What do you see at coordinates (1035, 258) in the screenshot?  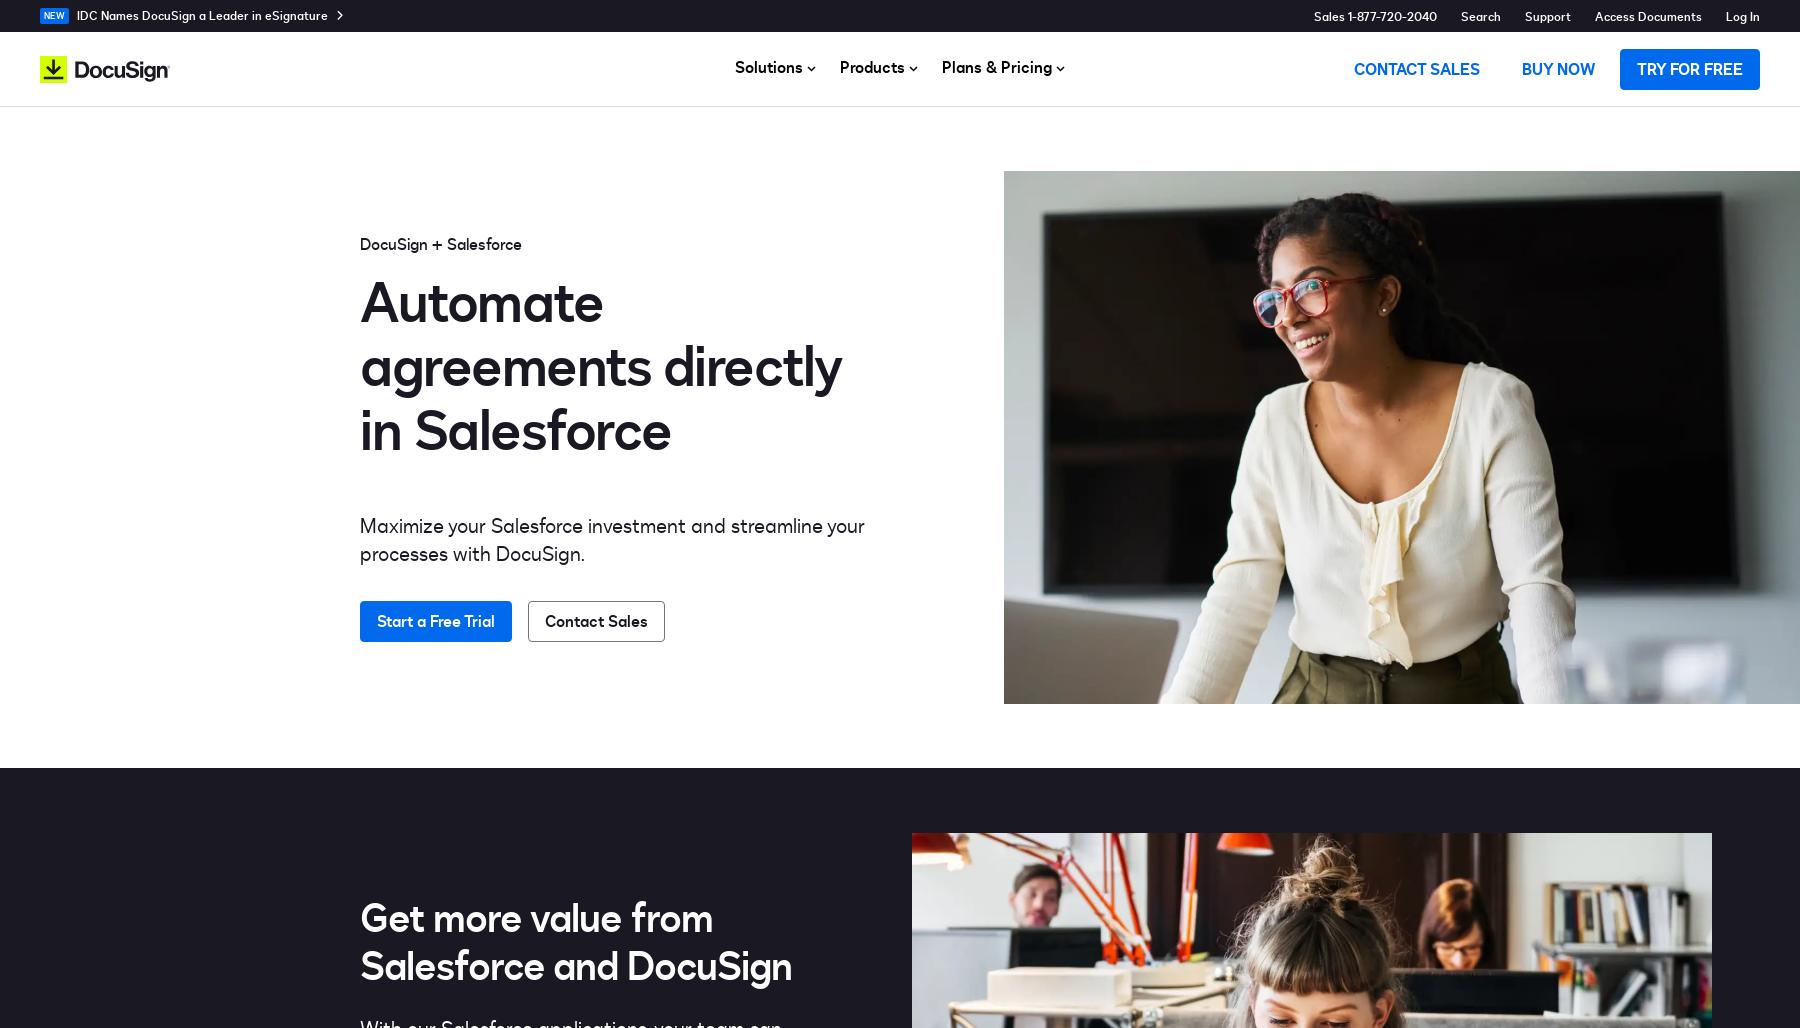 I see `'Incorporate enhanced signer verification into your agreements'` at bounding box center [1035, 258].